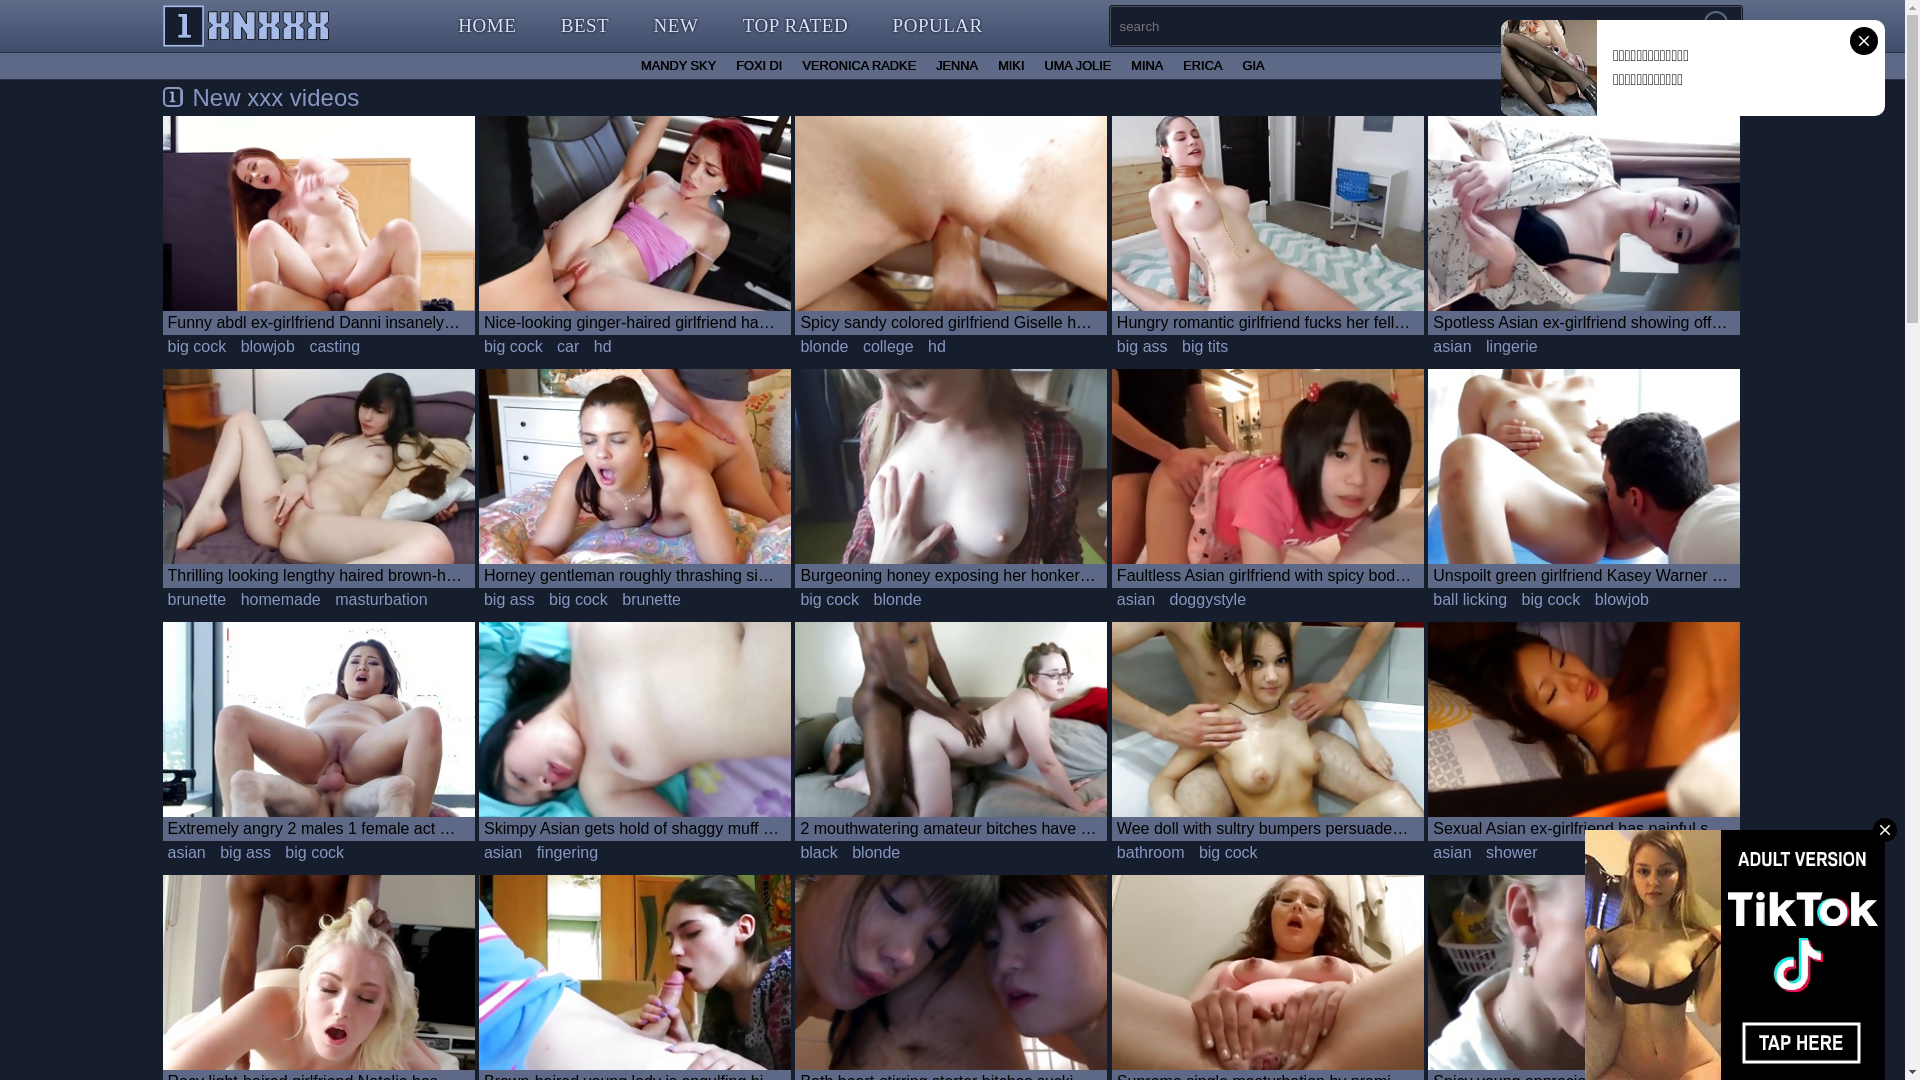  What do you see at coordinates (162, 346) in the screenshot?
I see `'big cock'` at bounding box center [162, 346].